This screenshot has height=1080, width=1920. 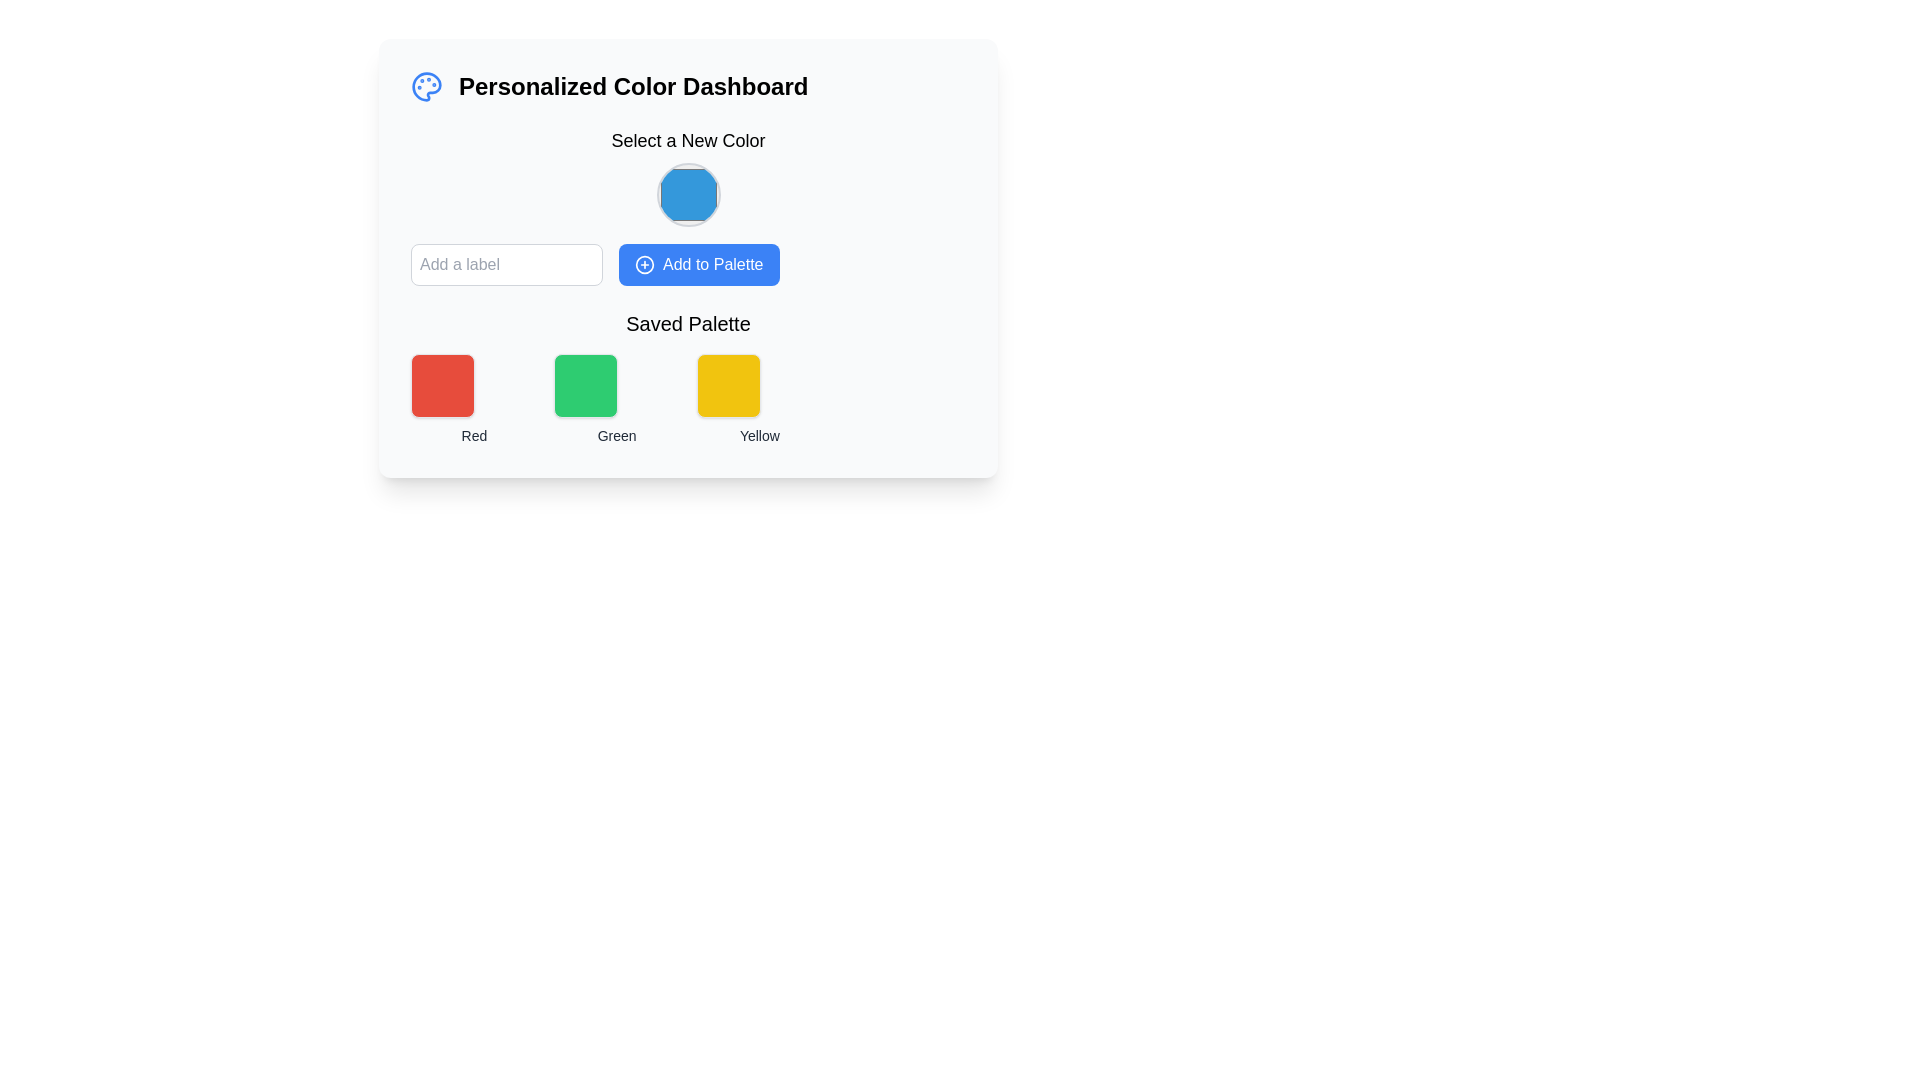 I want to click on the vibrant red colored tile or button in the 'Saved Palette' group, which is the first element among other colored items, so click(x=441, y=385).